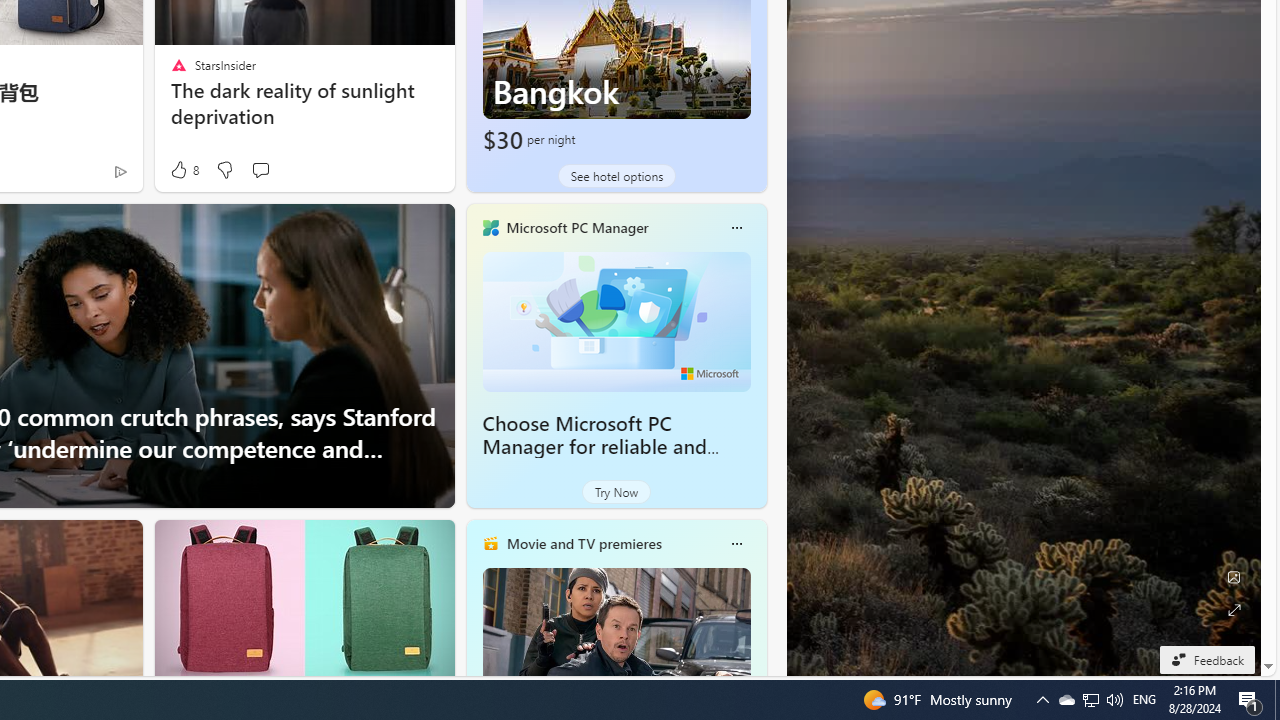  I want to click on 'Expand background', so click(1232, 609).